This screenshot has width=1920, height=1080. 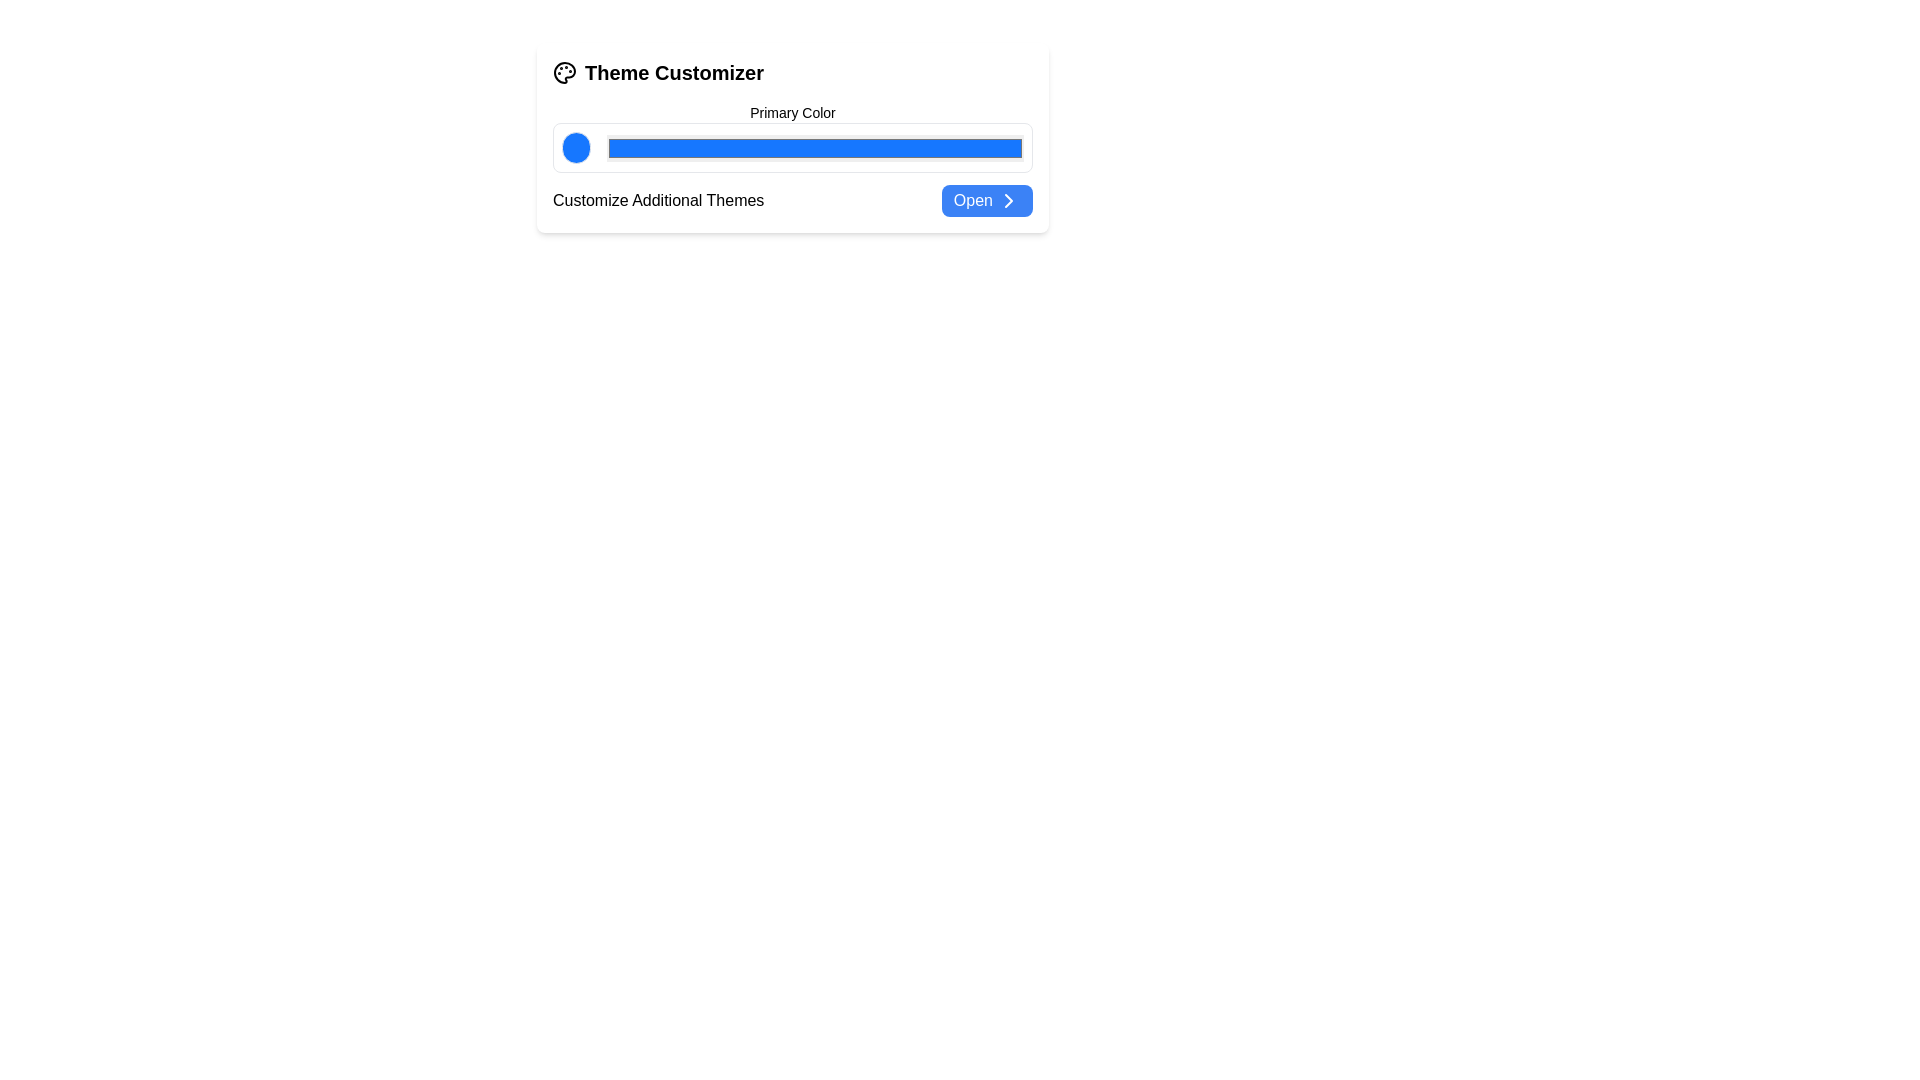 What do you see at coordinates (791, 137) in the screenshot?
I see `the color from the Interactive color selector located beneath the 'Primary Color' label in the 'Theme Customizer' interface` at bounding box center [791, 137].